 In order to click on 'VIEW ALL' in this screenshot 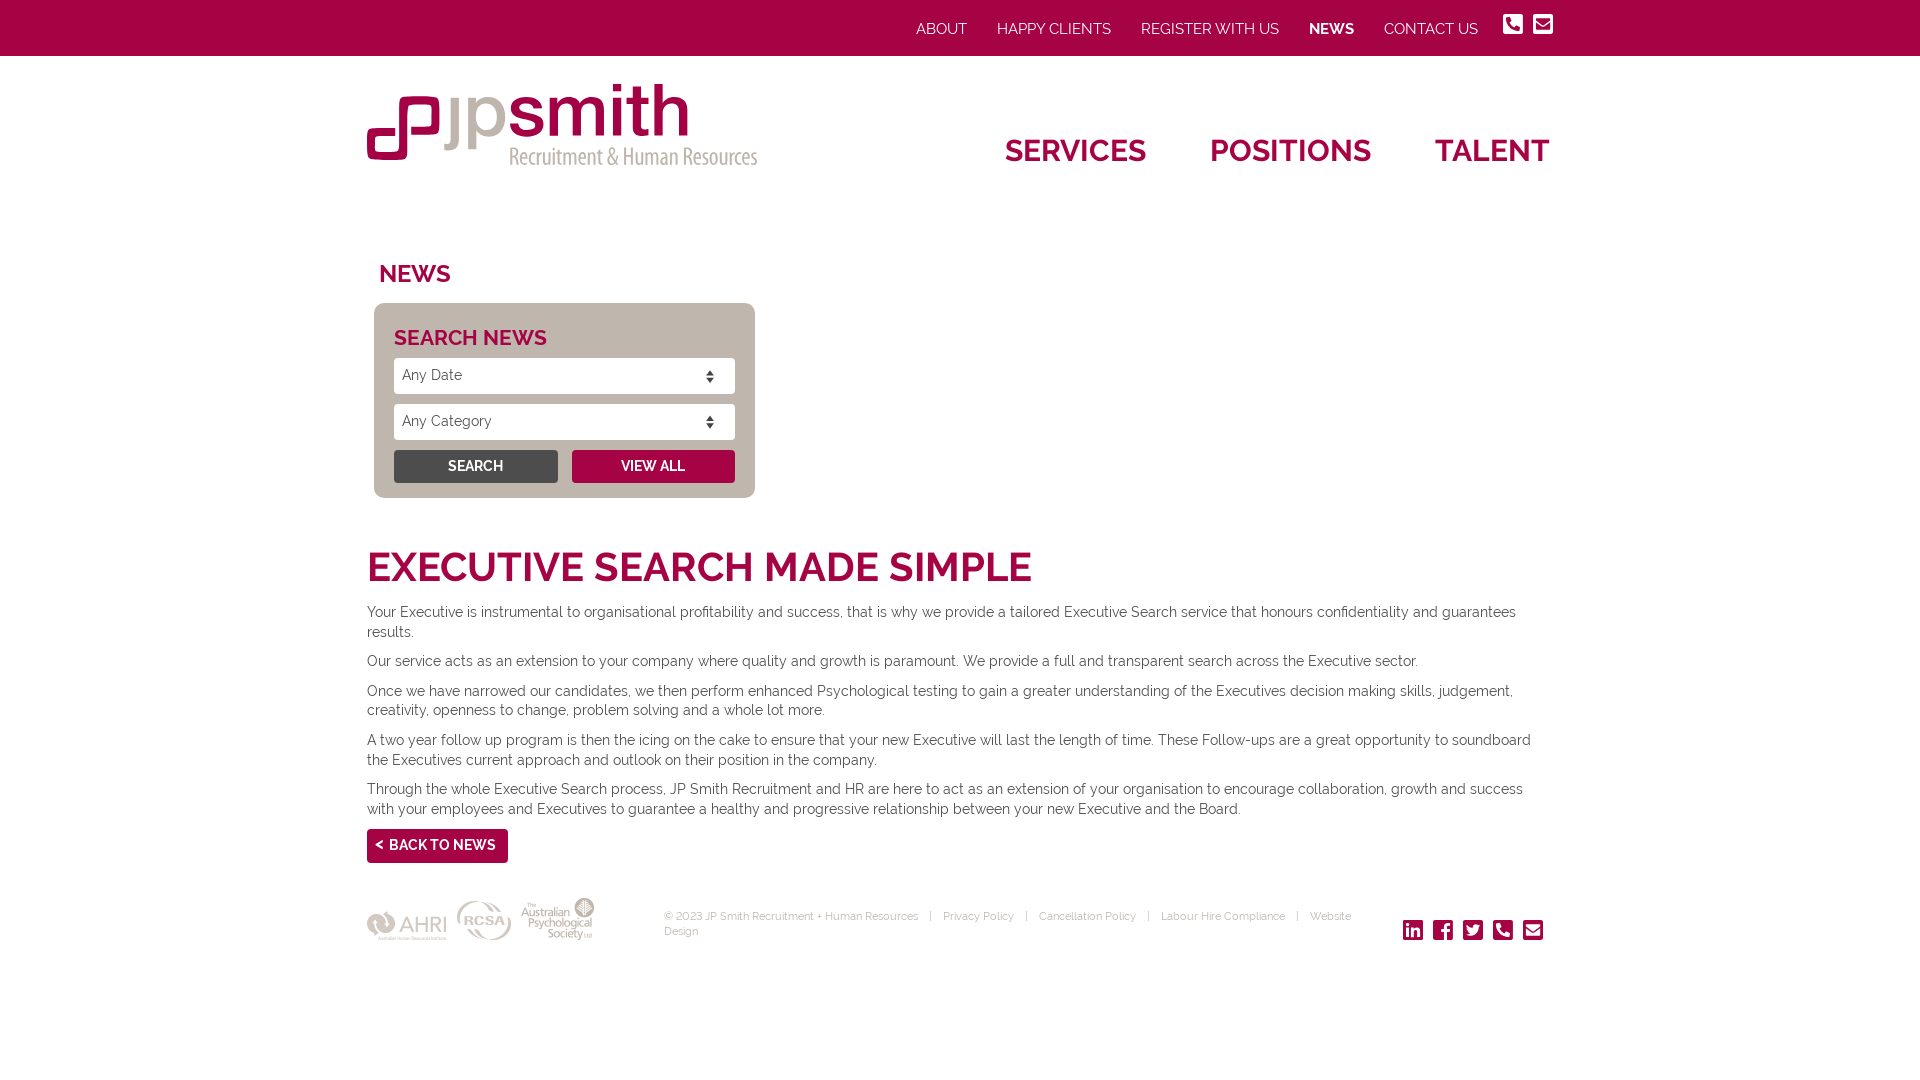, I will do `click(653, 466)`.